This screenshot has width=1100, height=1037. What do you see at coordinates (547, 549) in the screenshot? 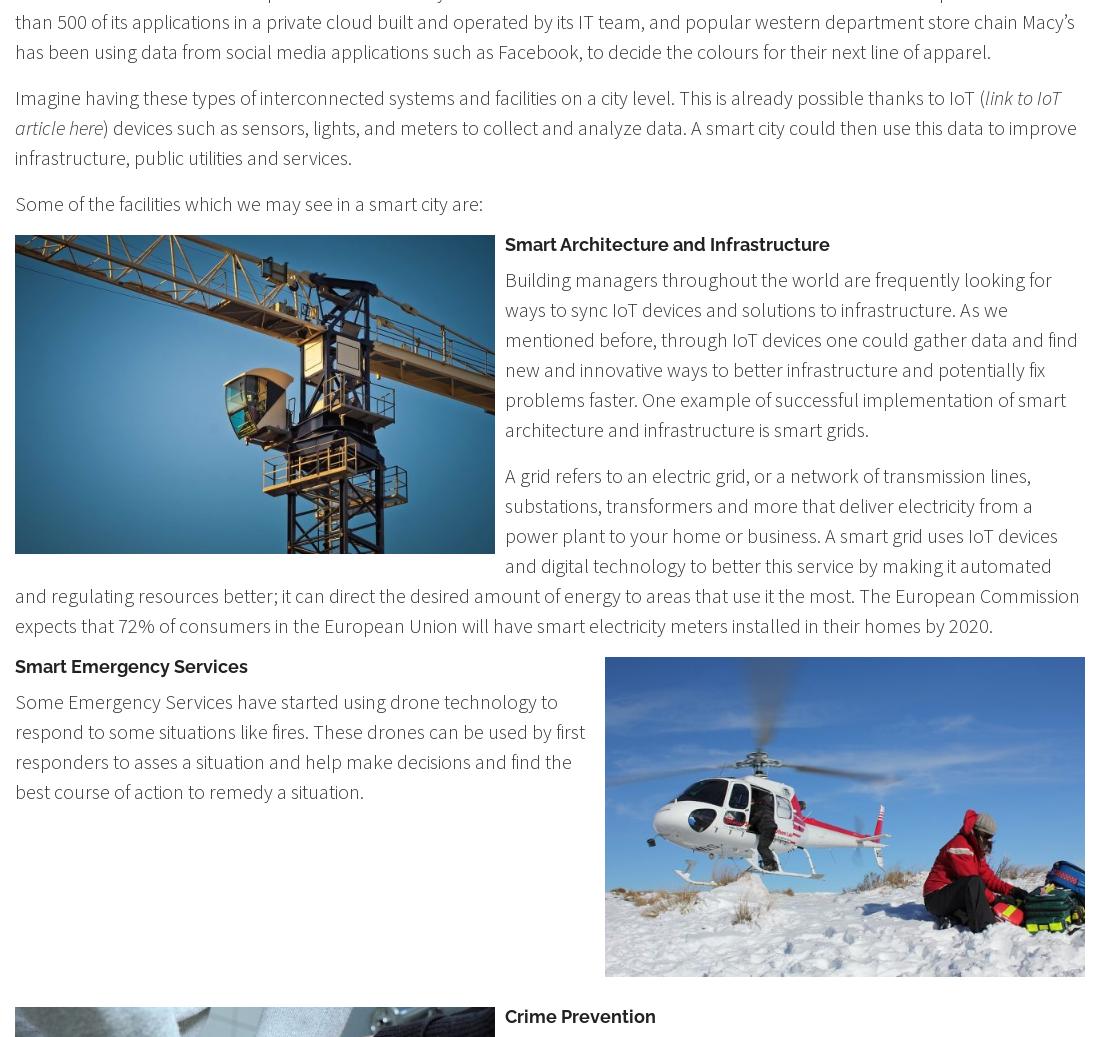
I see `'A grid refers to an electric grid, or a network of transmission lines, substations, transformers and more that deliver electricity from a power plant to your home or business. A smart grid uses IoT devices and digital technology to better this service by making it automated and regulating resources better; it can direct the desired amount of energy to areas that use it the most. The European Commission expects that 72% of consumers in the European Union will have smart electricity meters installed in their homes by 2020.'` at bounding box center [547, 549].